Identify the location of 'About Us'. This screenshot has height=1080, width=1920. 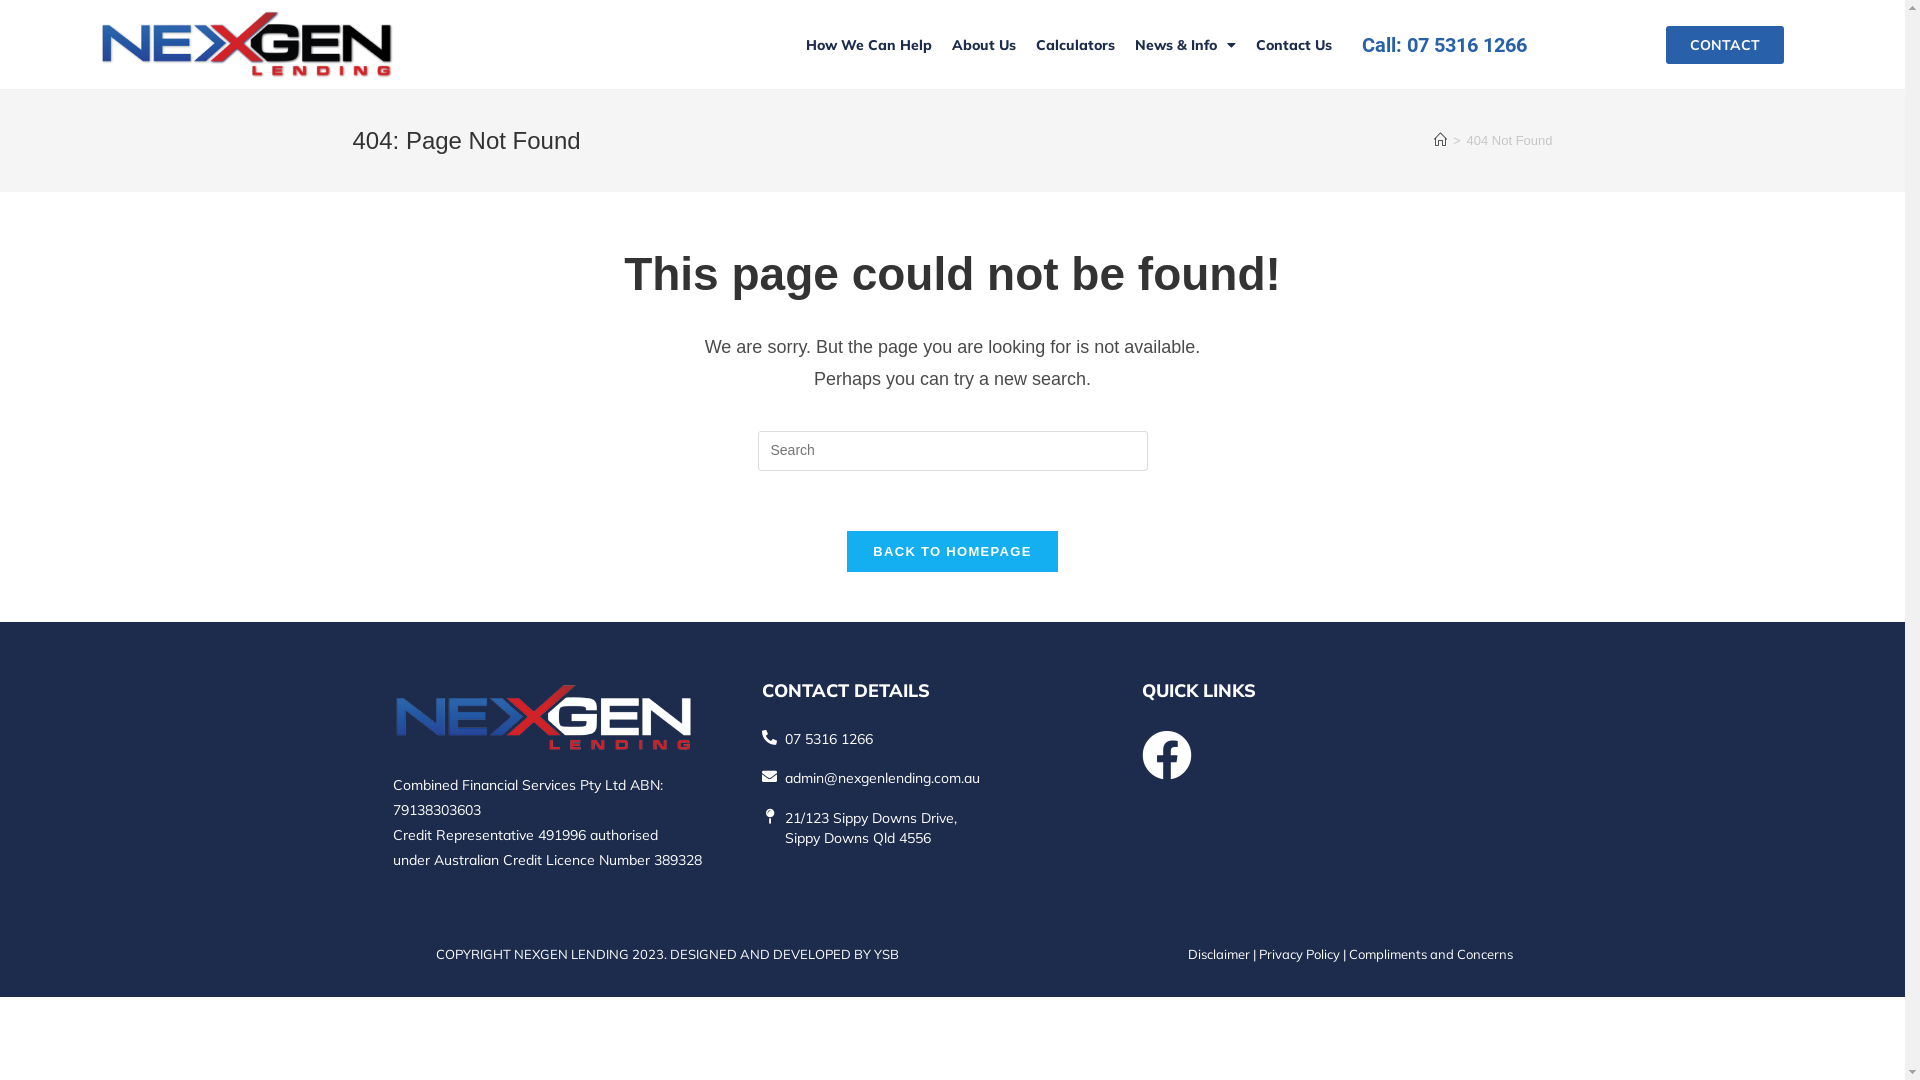
(983, 45).